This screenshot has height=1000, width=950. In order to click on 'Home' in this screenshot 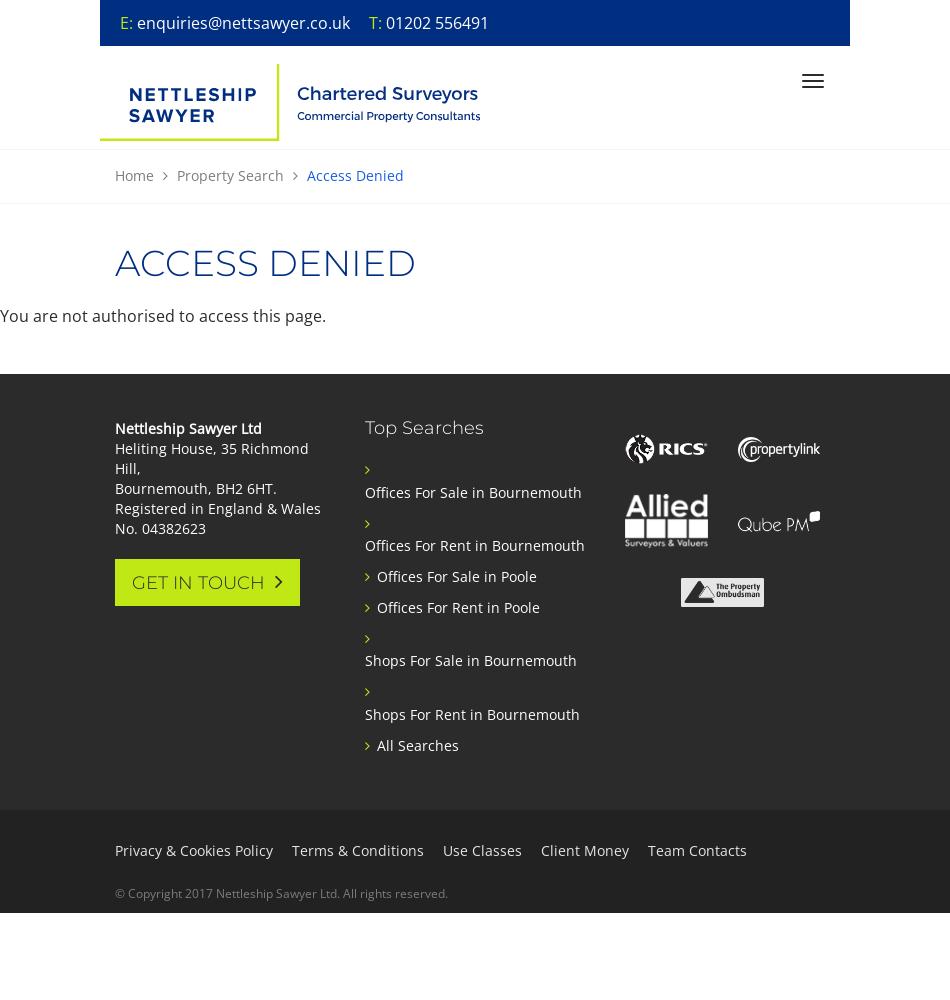, I will do `click(115, 175)`.